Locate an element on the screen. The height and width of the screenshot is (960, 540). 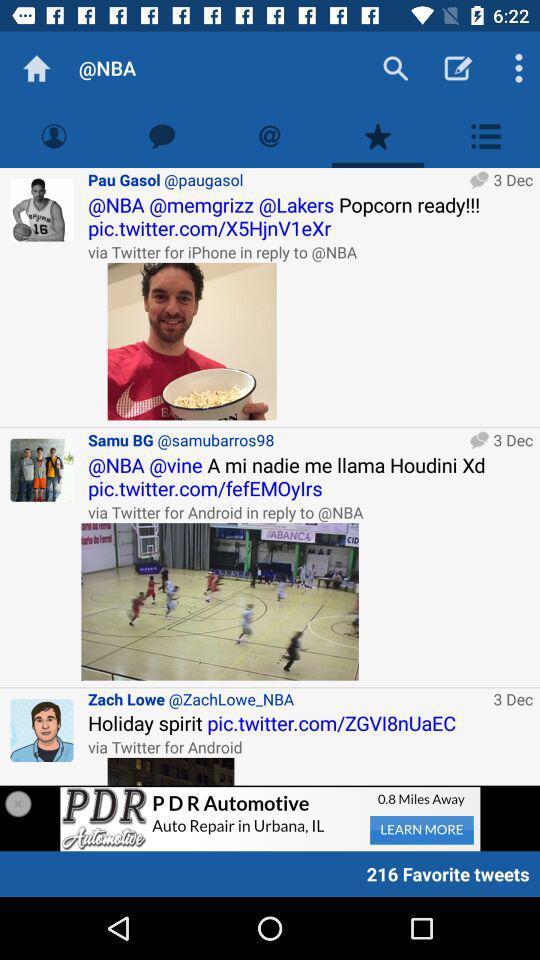
open poster 's profile is located at coordinates (42, 210).